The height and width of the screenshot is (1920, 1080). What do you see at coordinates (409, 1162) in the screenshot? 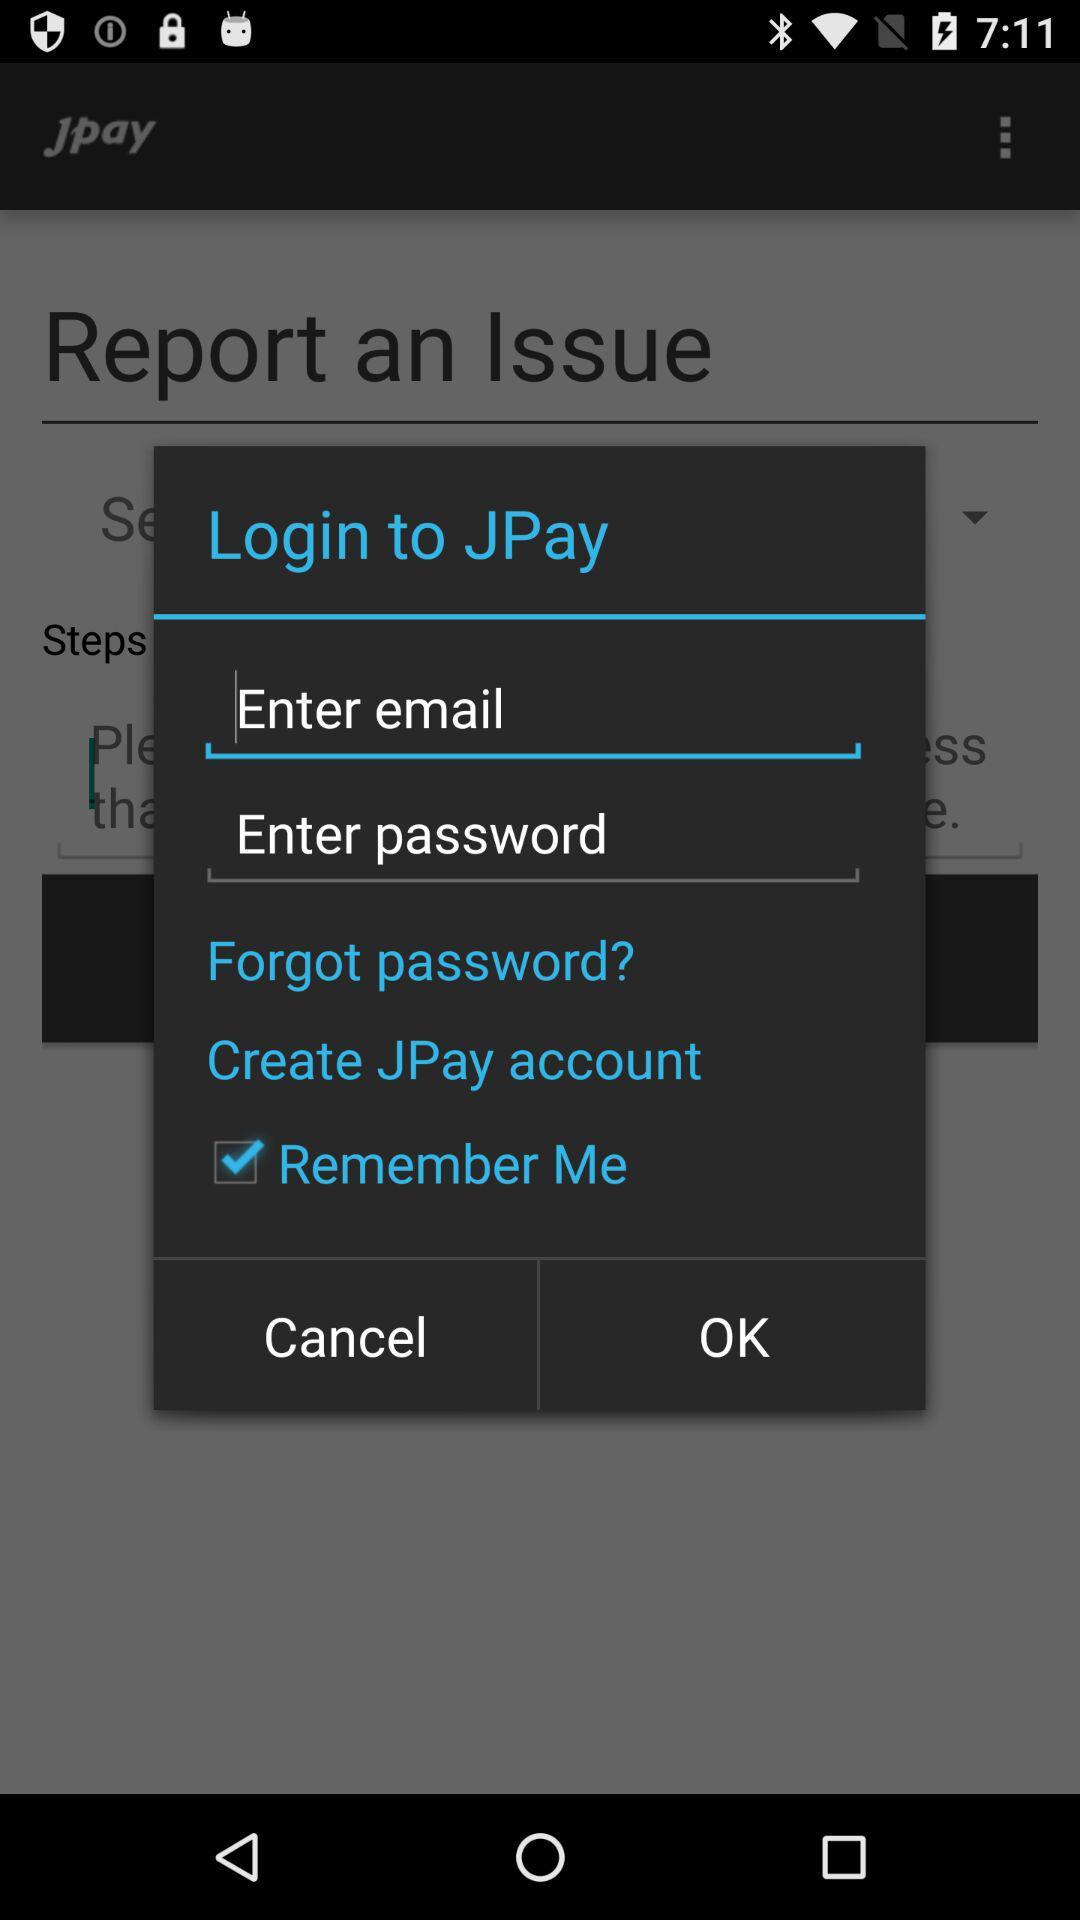
I see `item above cancel item` at bounding box center [409, 1162].